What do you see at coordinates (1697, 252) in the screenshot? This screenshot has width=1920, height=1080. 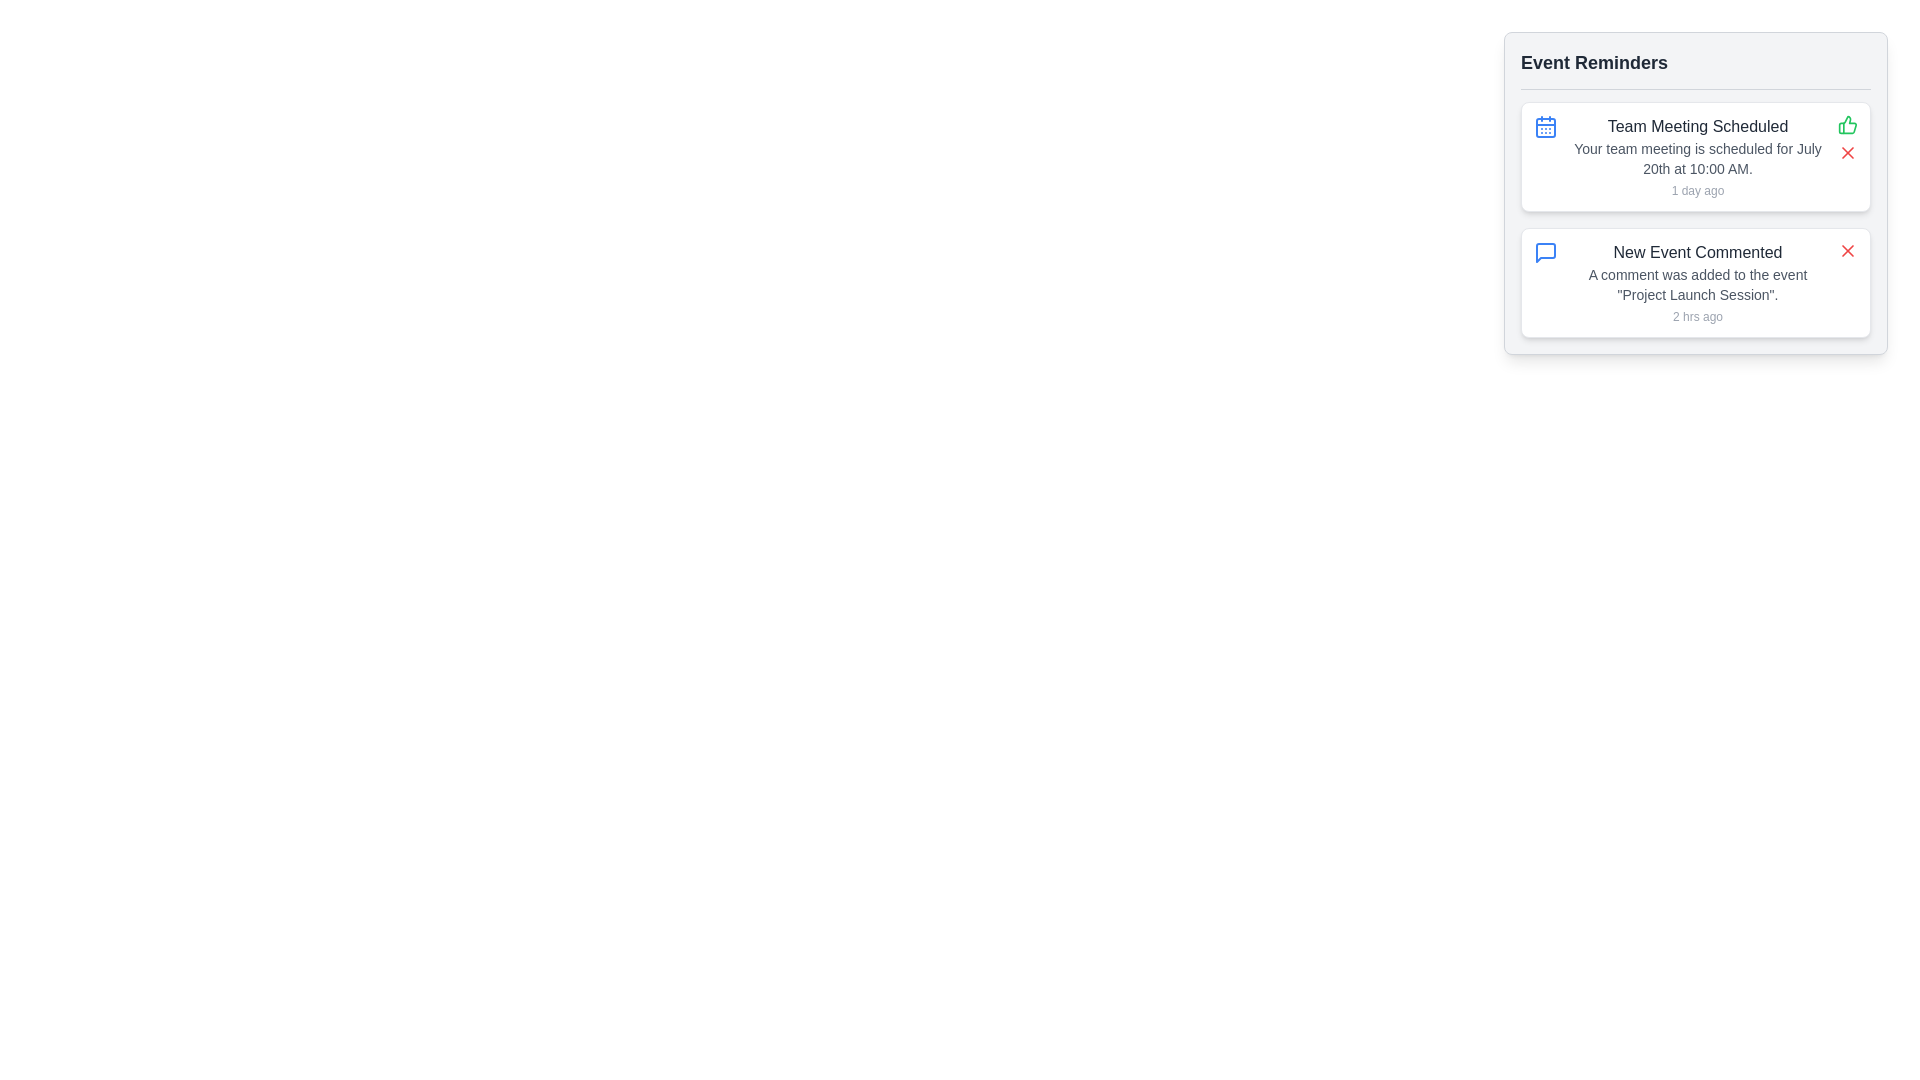 I see `the Text Label that serves as the title of the notification, located below the 'Team Meeting Scheduled' notification in the 'Event Reminders' section` at bounding box center [1697, 252].